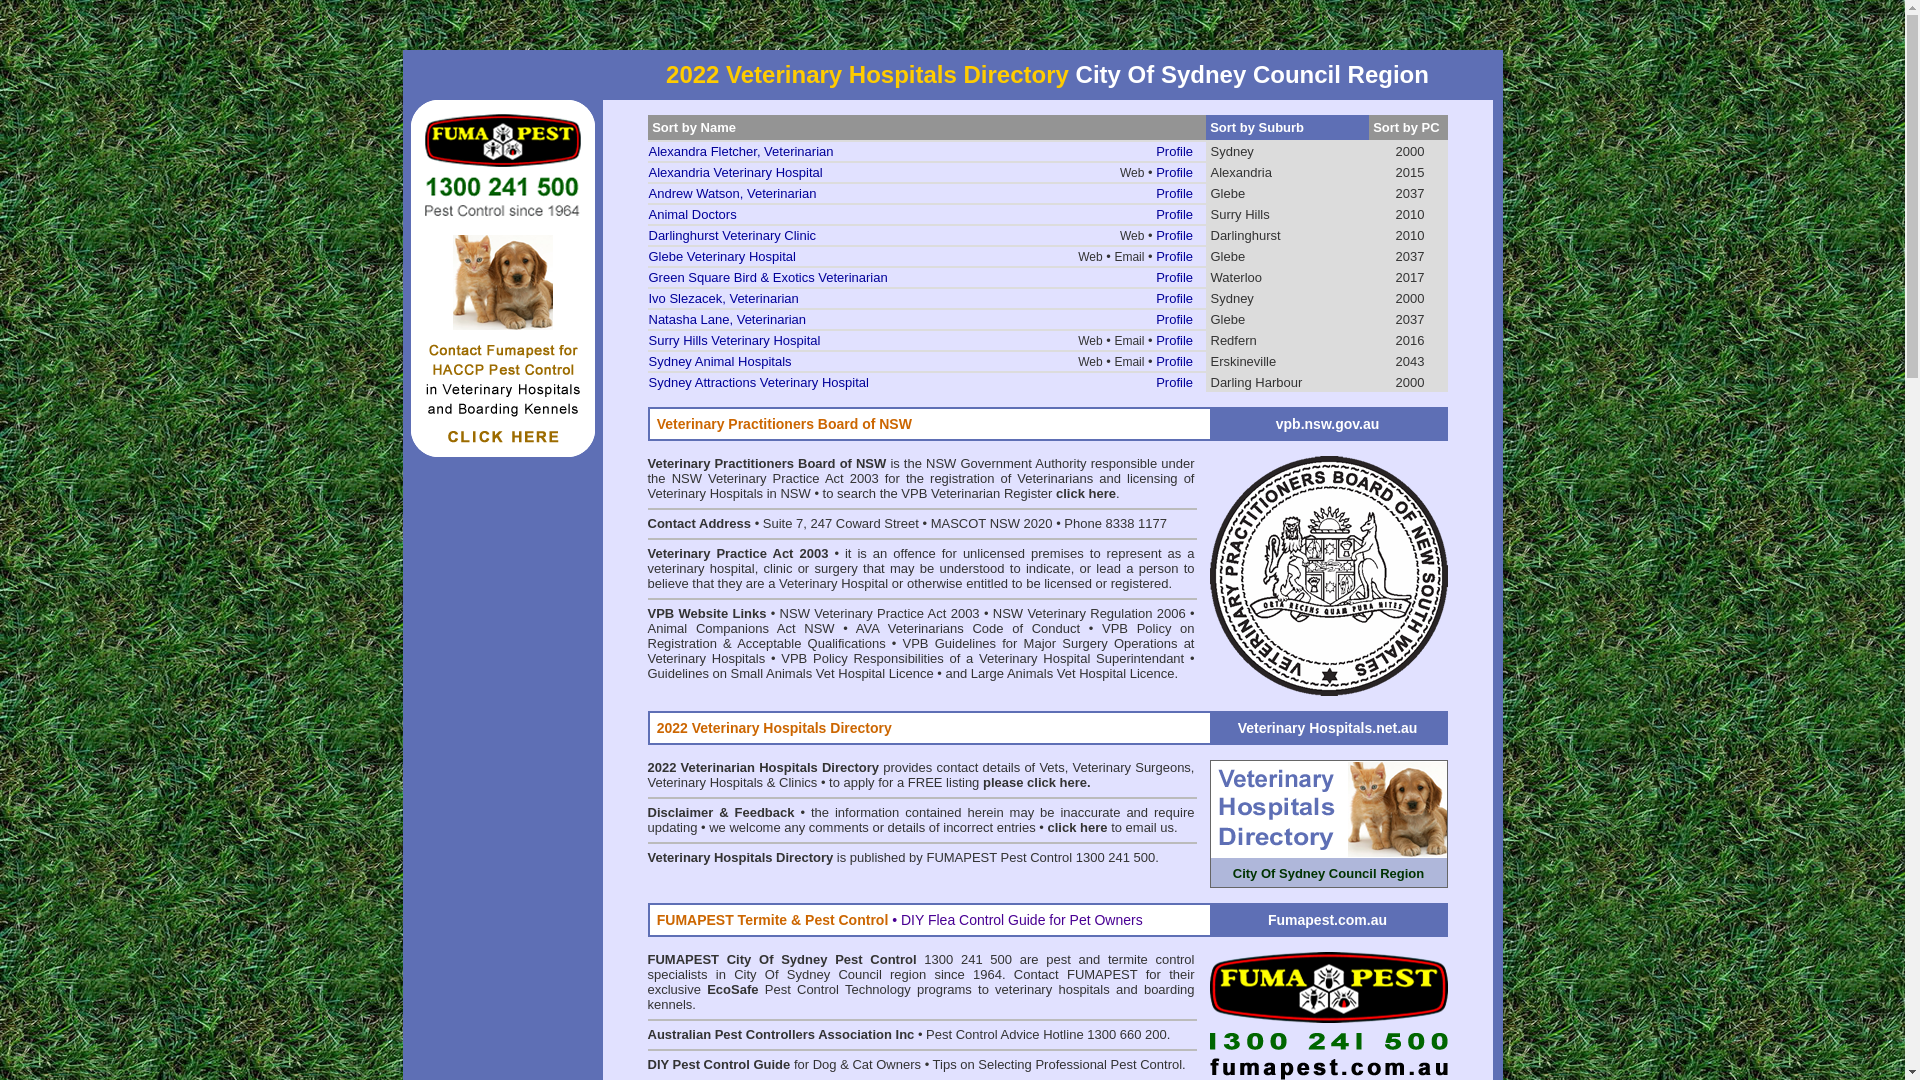  Describe the element at coordinates (1226, 193) in the screenshot. I see `'Glebe'` at that location.